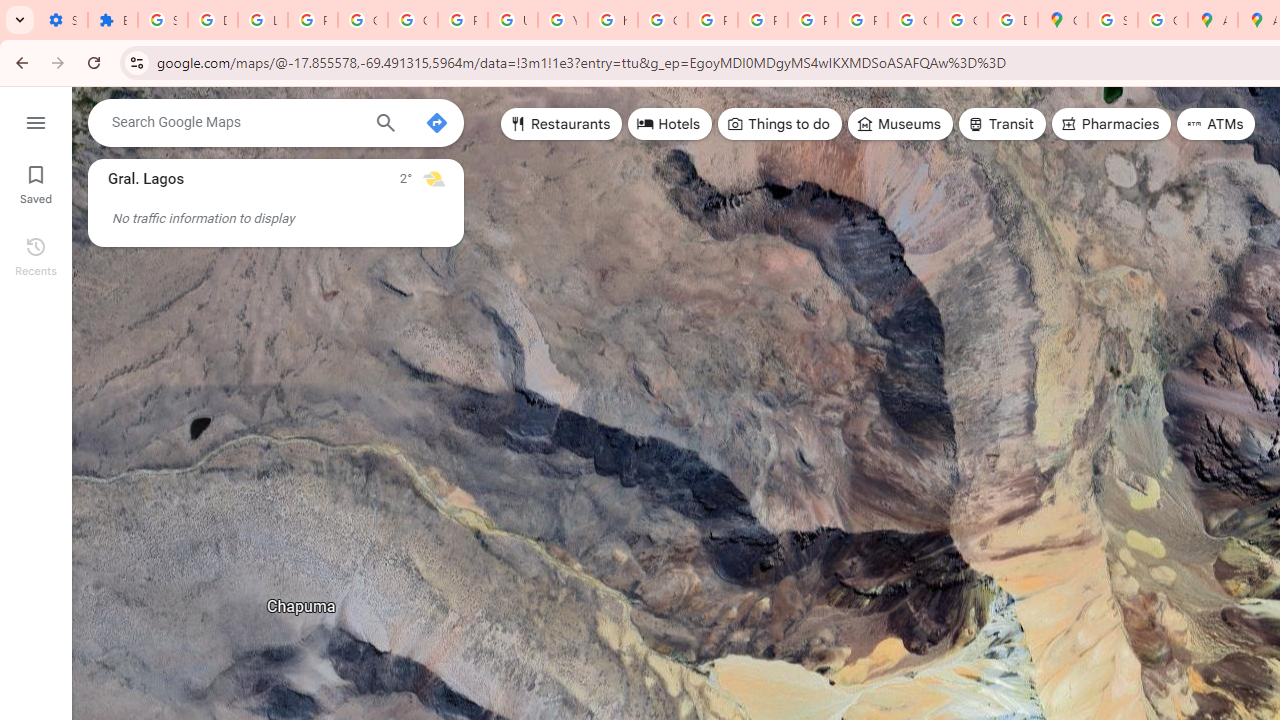 Image resolution: width=1280 pixels, height=720 pixels. What do you see at coordinates (1111, 20) in the screenshot?
I see `'Sign in - Google Accounts'` at bounding box center [1111, 20].